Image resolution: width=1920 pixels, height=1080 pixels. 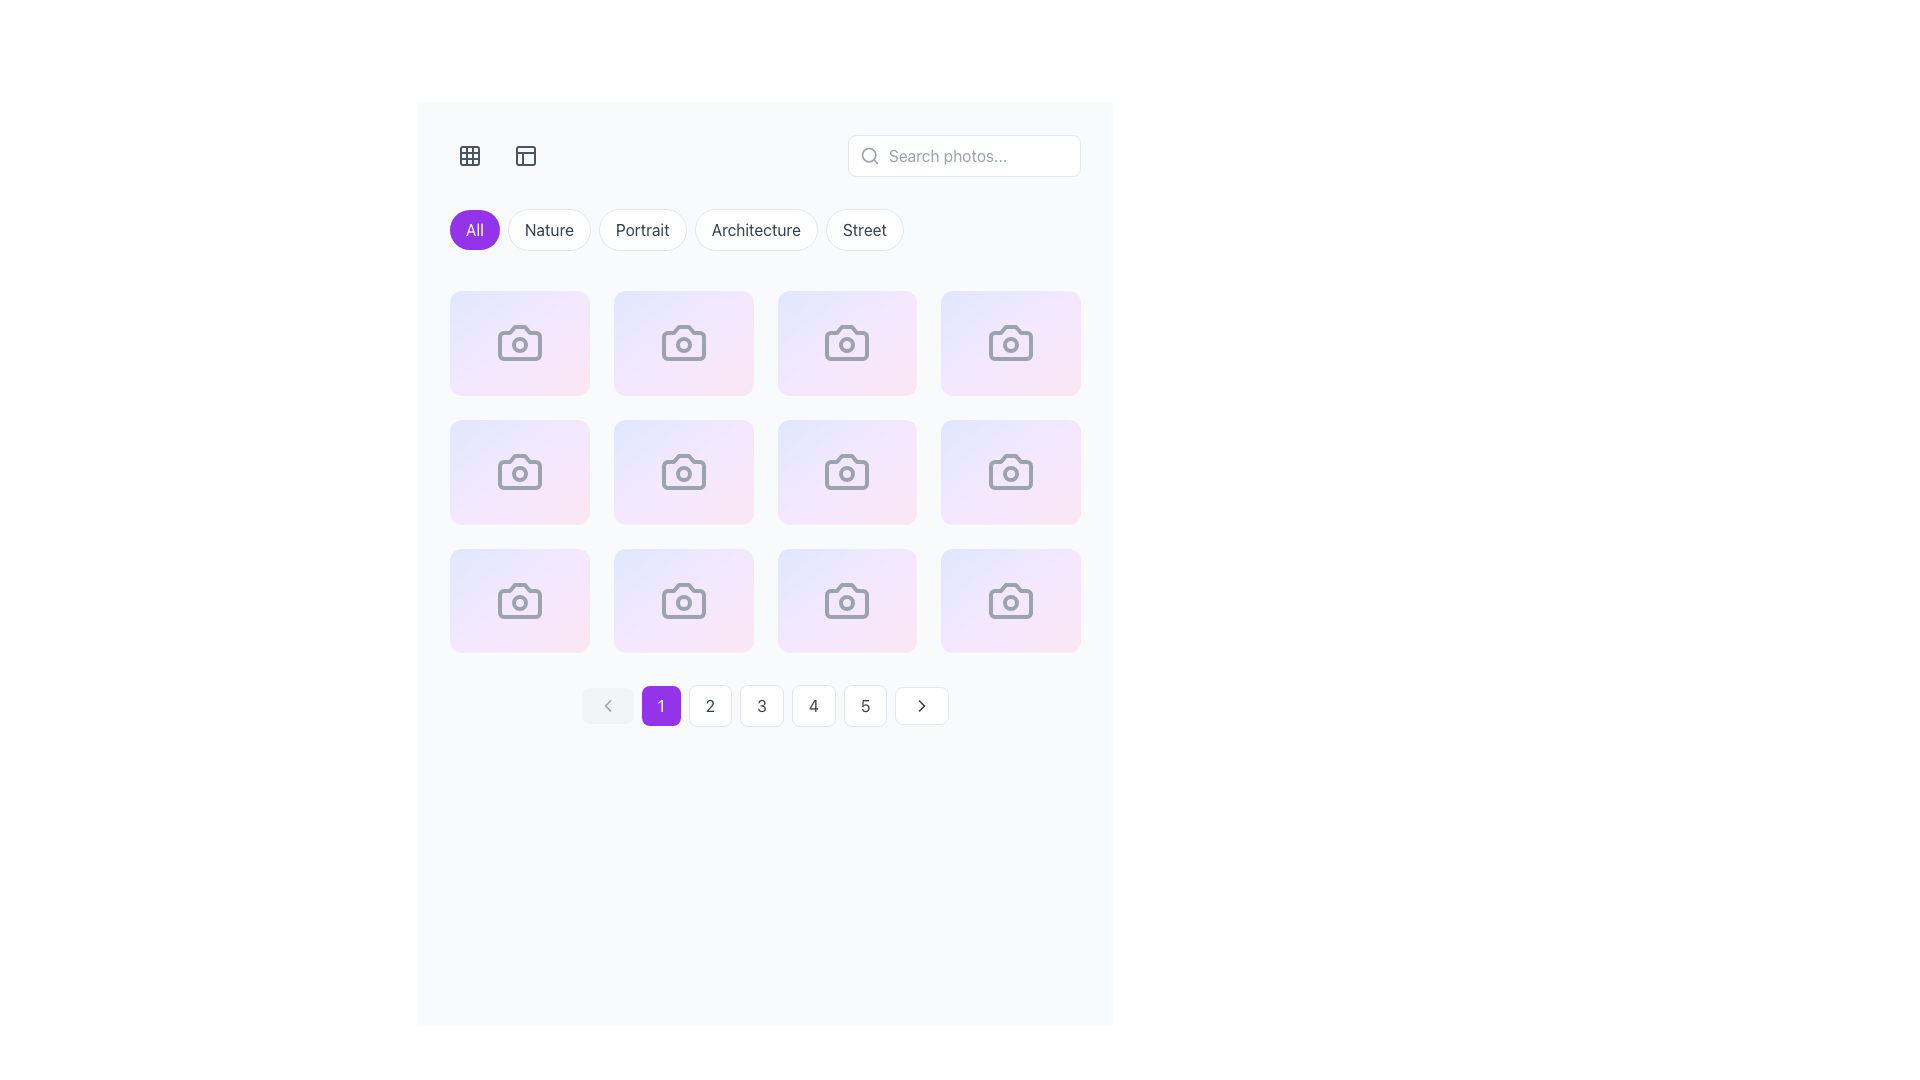 What do you see at coordinates (519, 474) in the screenshot?
I see `the indicator circle located within the third camera icon in the second row of icons in the grid` at bounding box center [519, 474].